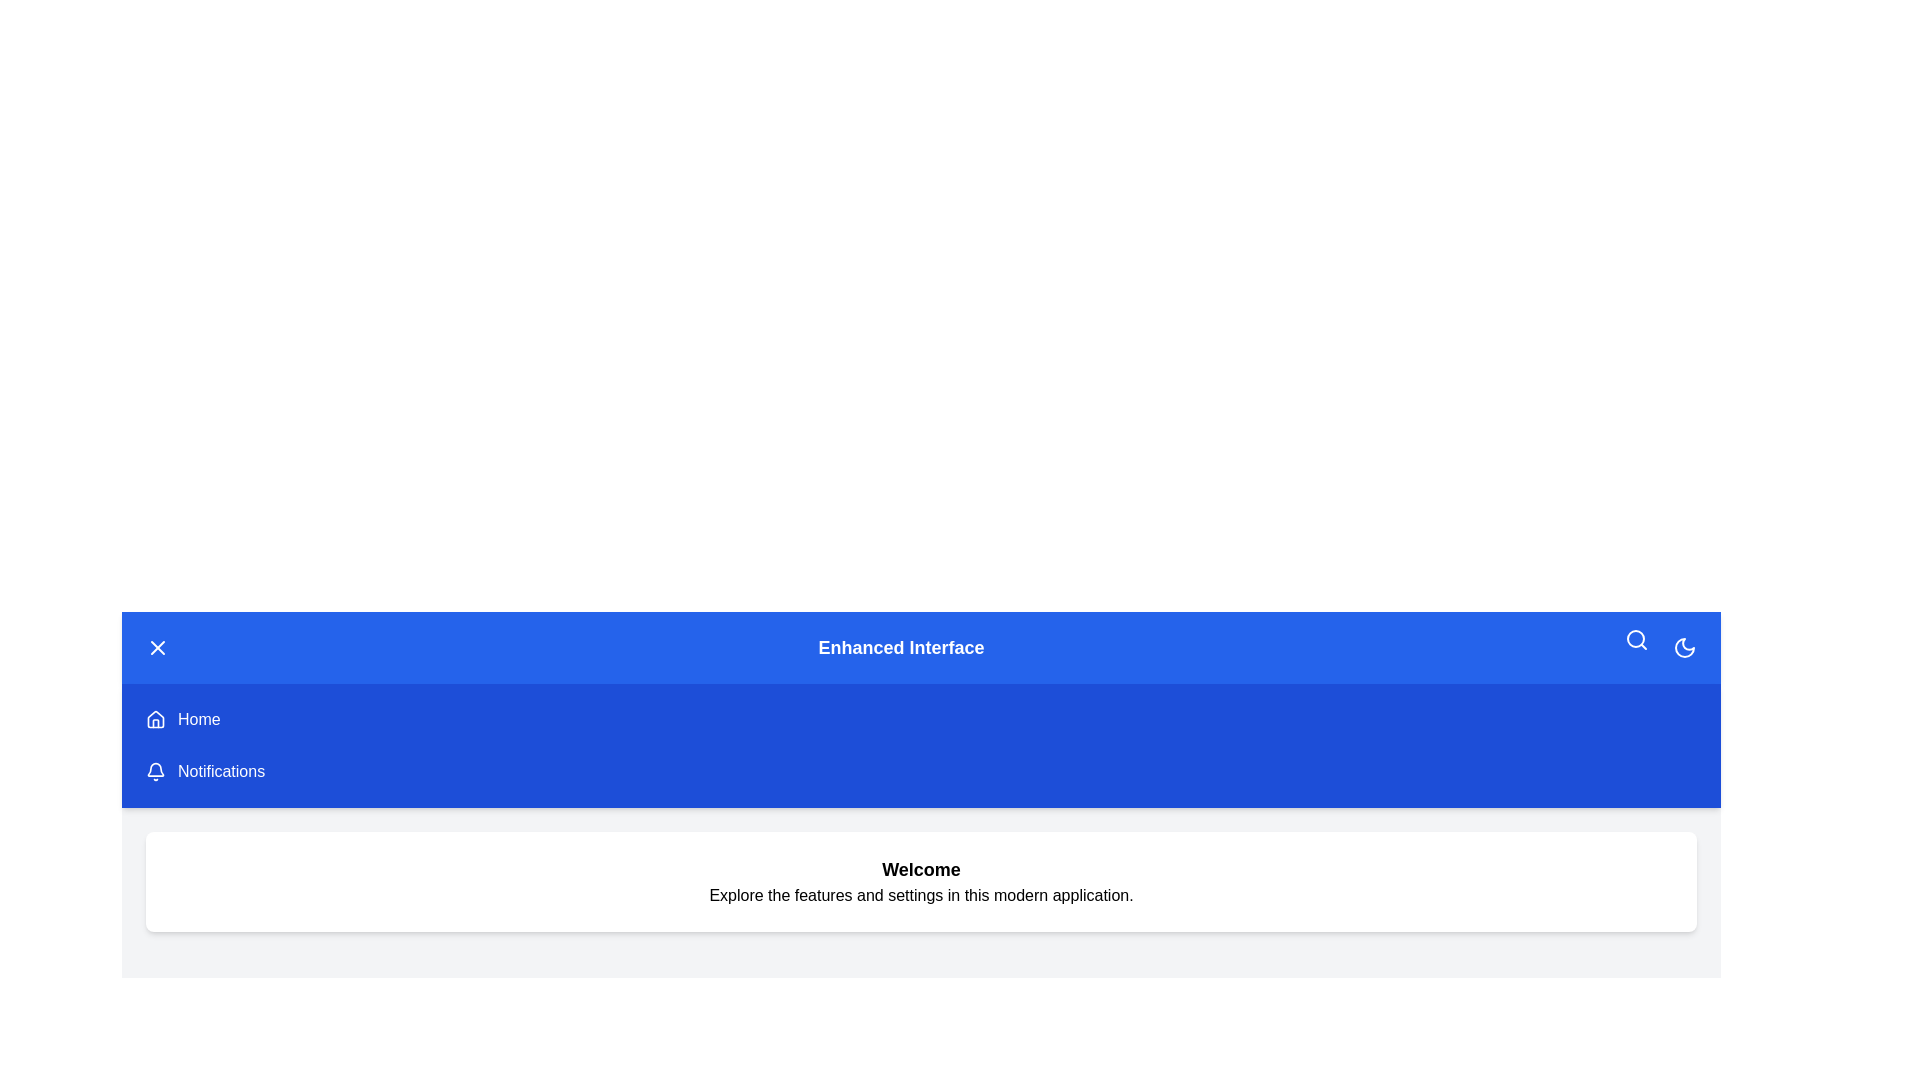 Image resolution: width=1920 pixels, height=1080 pixels. Describe the element at coordinates (1636, 640) in the screenshot. I see `the search icon to activate the search functionality` at that location.